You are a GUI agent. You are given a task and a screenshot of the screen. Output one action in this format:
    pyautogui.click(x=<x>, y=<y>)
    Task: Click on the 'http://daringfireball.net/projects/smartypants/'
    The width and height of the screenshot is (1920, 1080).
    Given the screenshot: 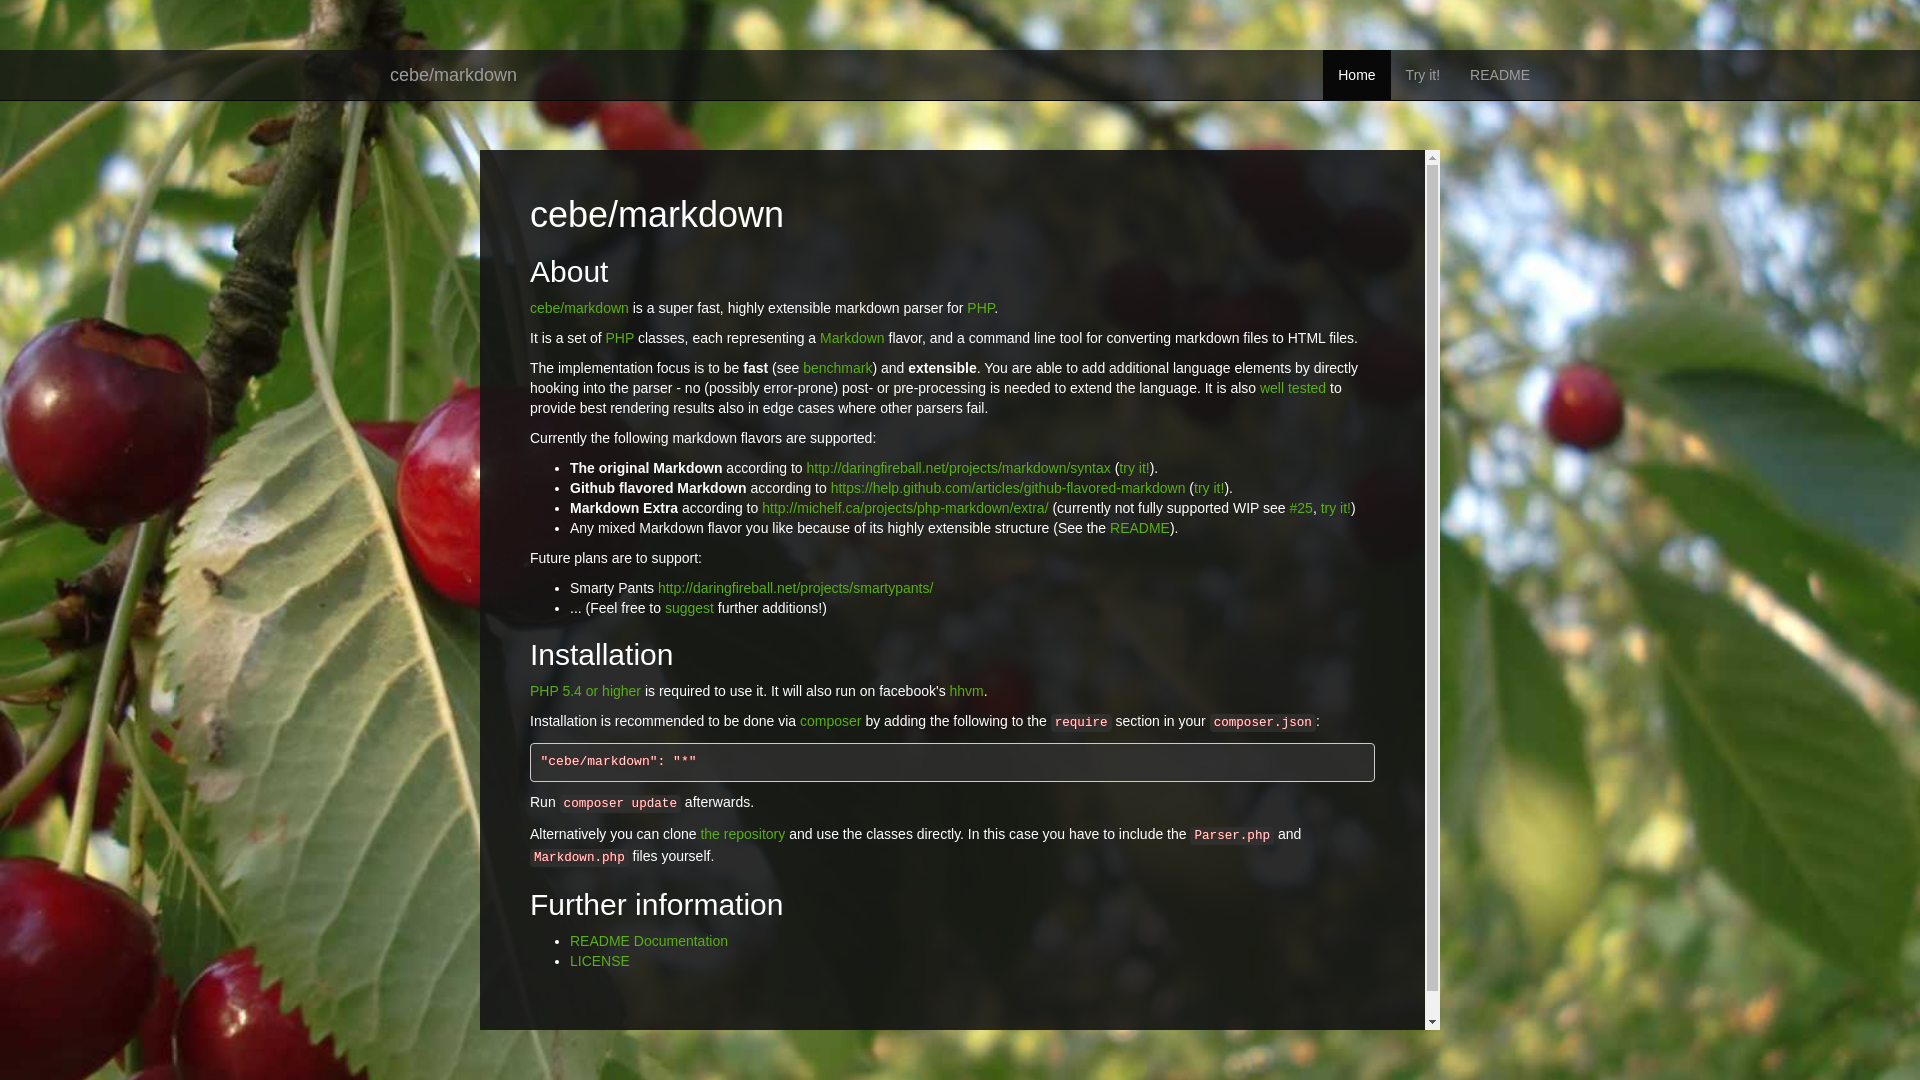 What is the action you would take?
    pyautogui.click(x=794, y=586)
    